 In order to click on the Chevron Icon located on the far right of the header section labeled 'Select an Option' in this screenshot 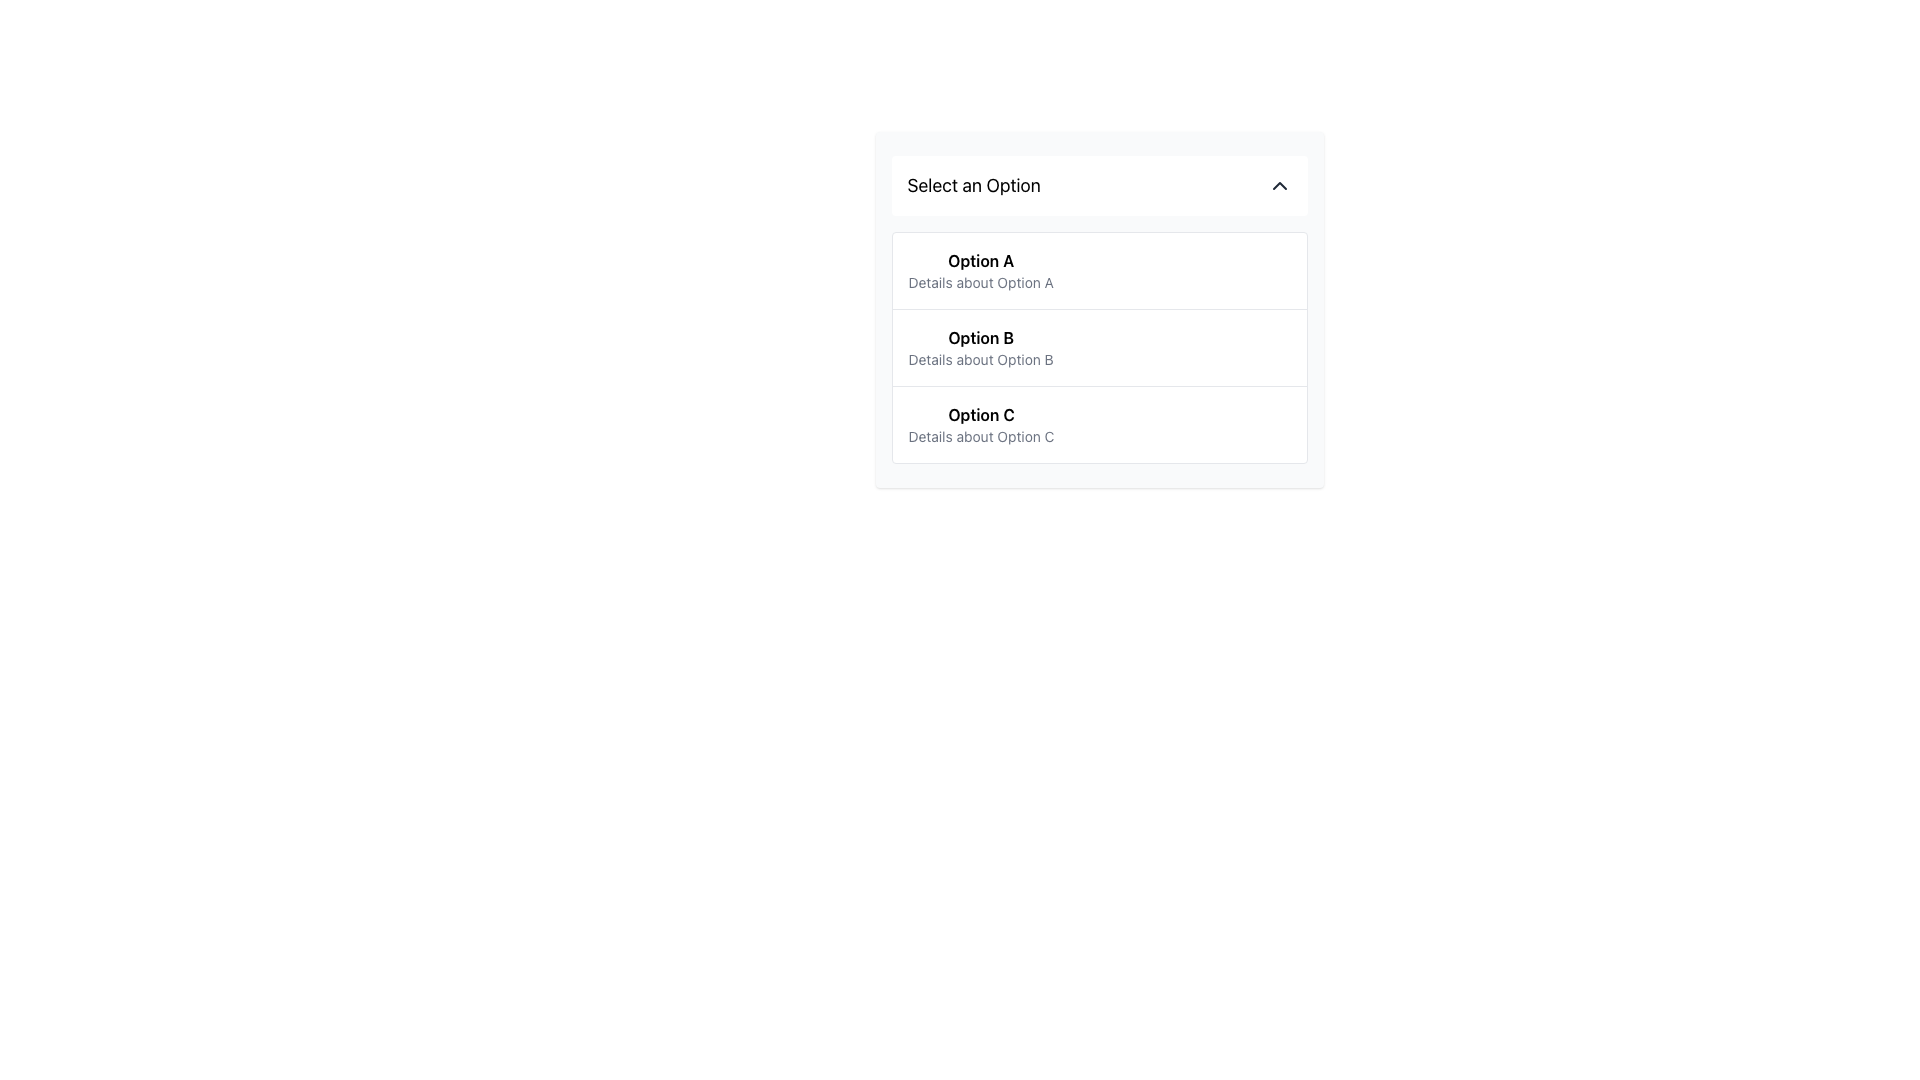, I will do `click(1278, 185)`.